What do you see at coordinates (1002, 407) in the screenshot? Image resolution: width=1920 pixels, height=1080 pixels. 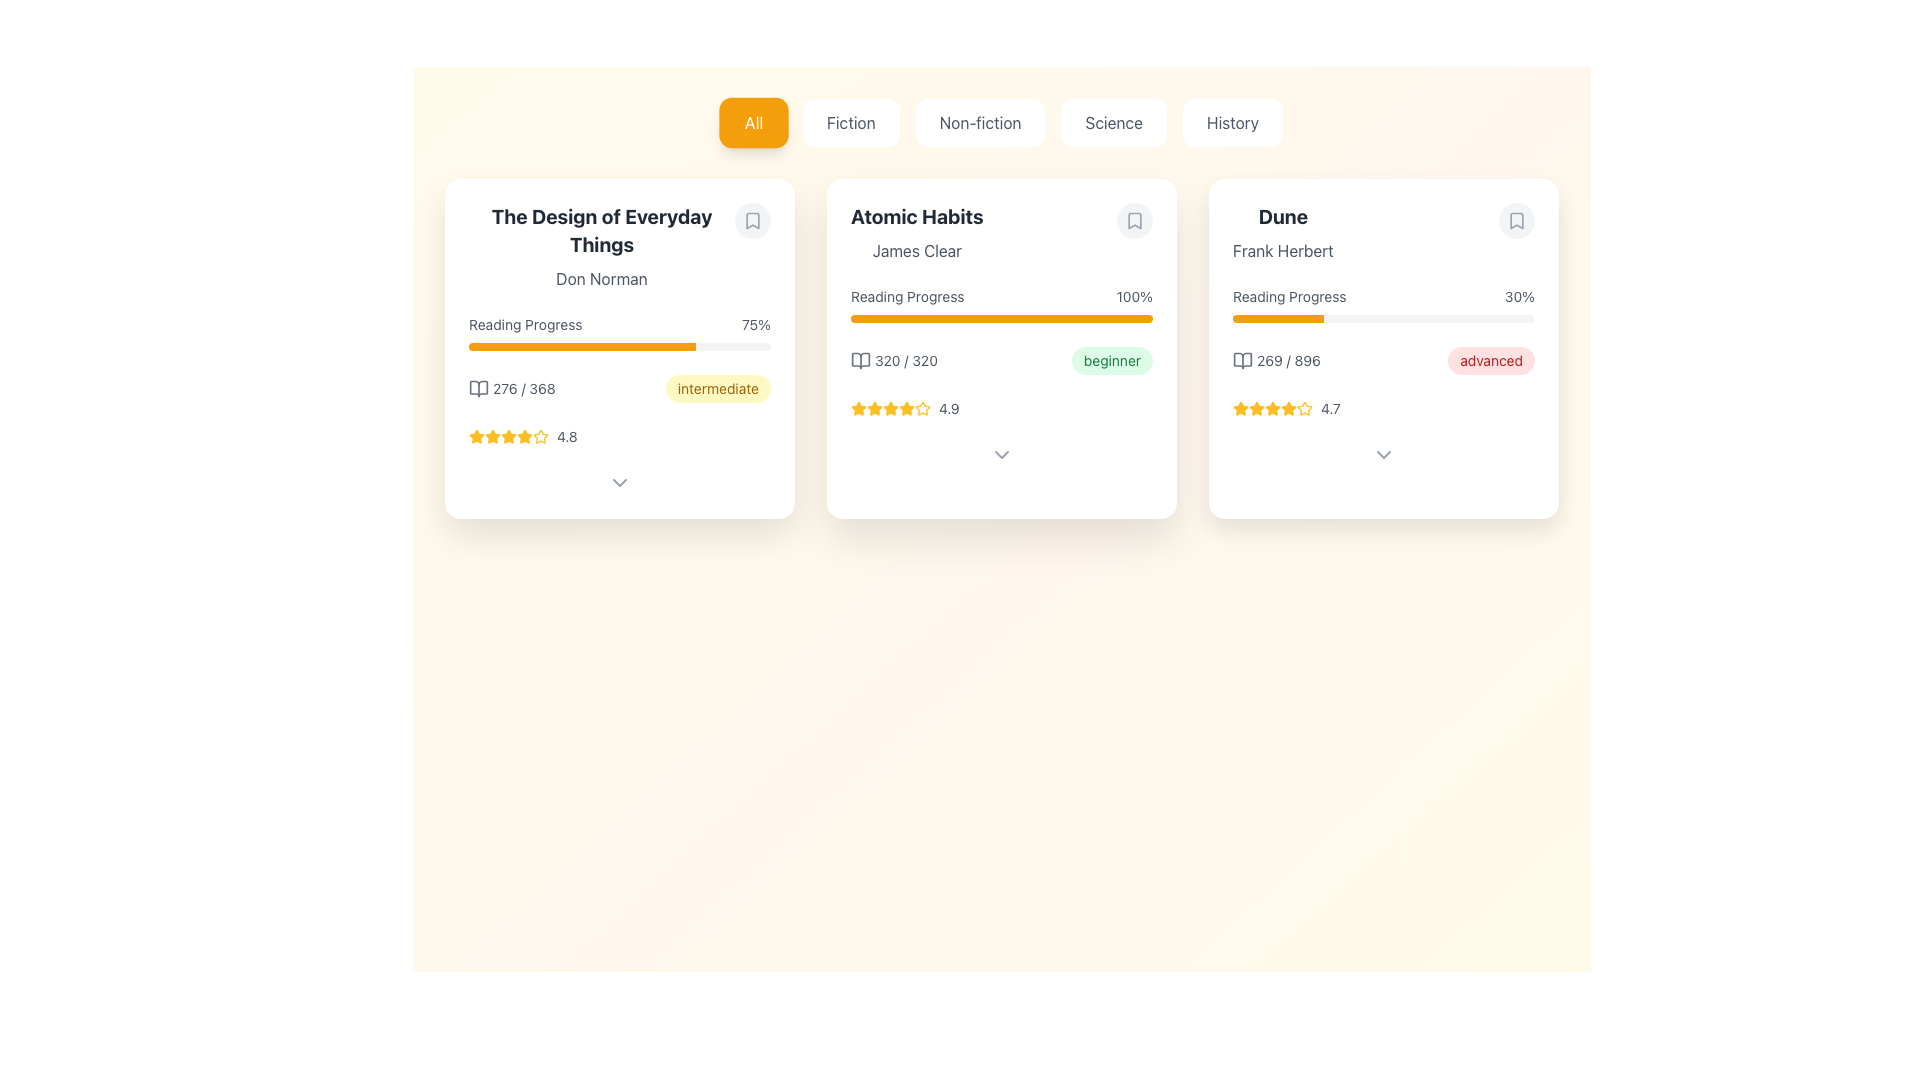 I see `the rating stars and numeric value displayed in the Rating section of the book card for 'Atomic Habits' by James Clear, which is located below the 'Reading Progress' section` at bounding box center [1002, 407].